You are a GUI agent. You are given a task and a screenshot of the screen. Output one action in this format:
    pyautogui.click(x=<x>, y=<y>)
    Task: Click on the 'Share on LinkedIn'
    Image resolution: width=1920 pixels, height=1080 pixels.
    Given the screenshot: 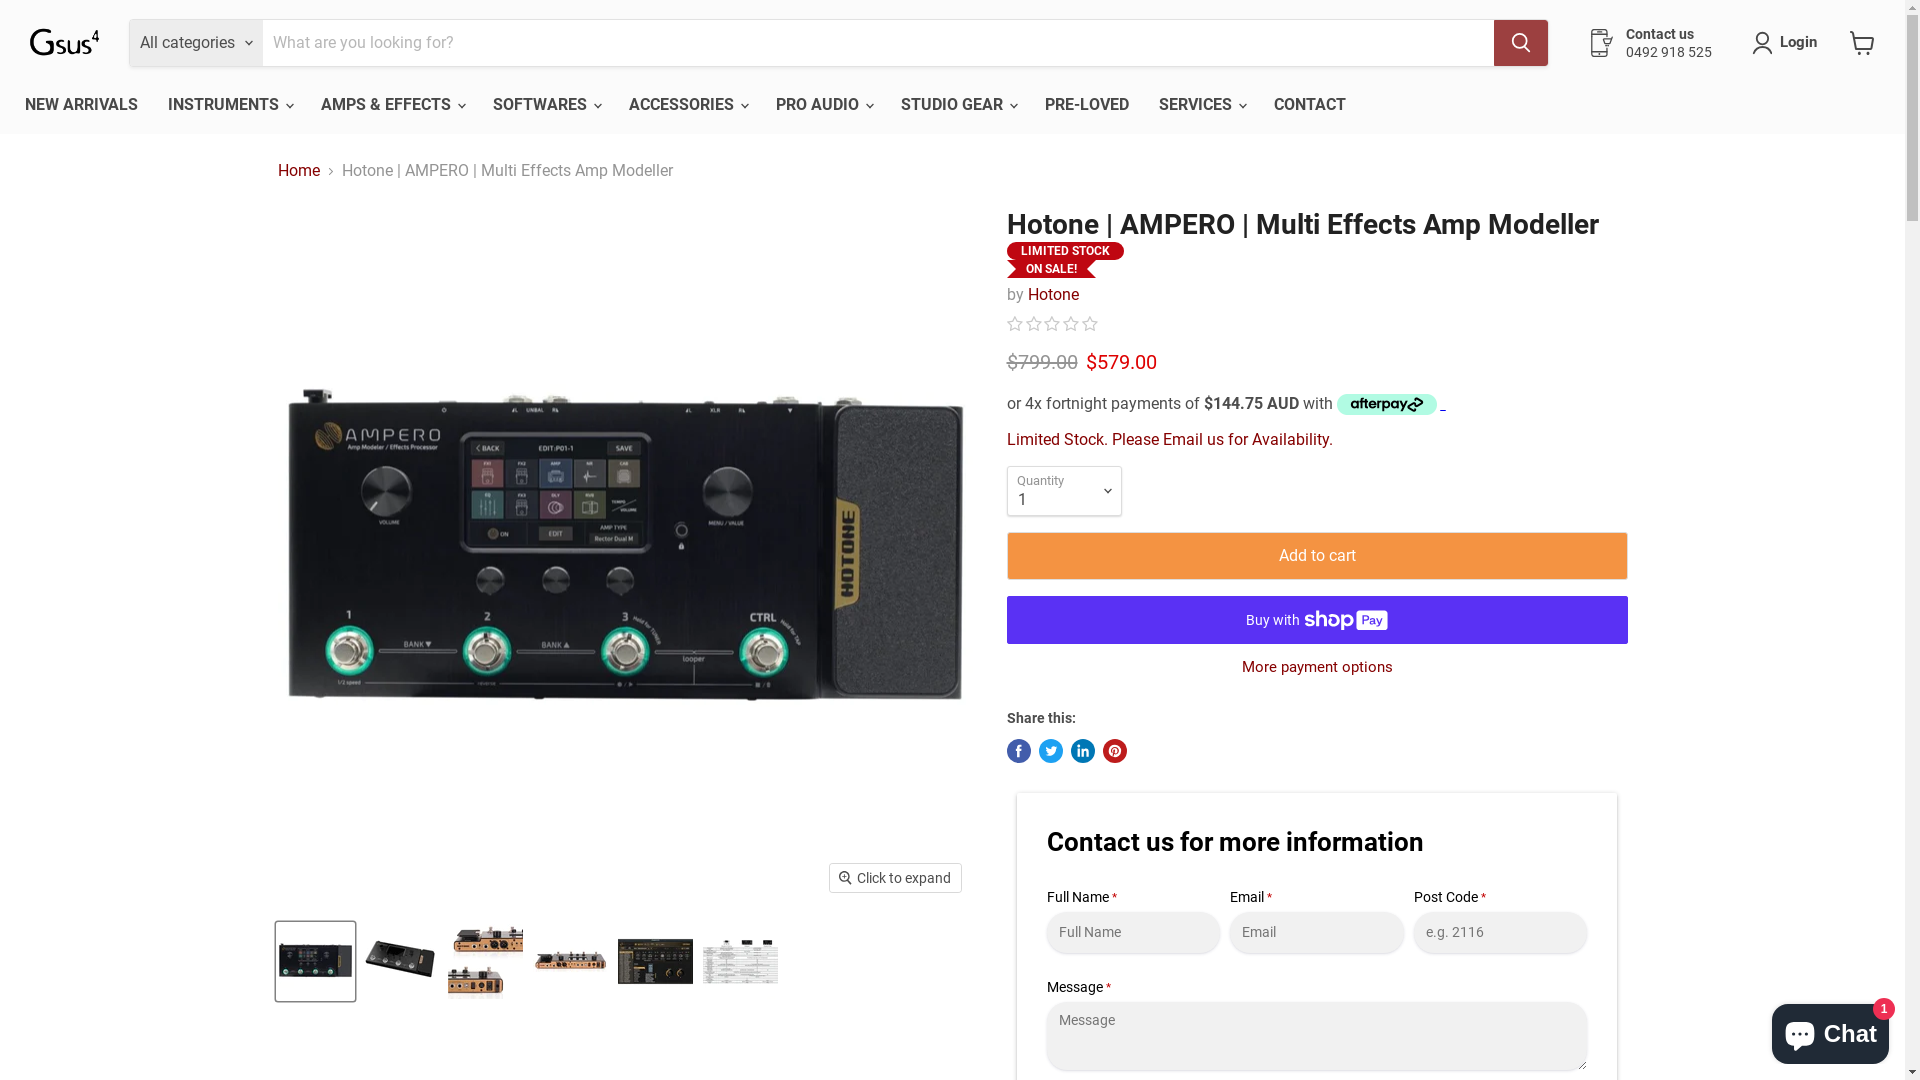 What is the action you would take?
    pyautogui.click(x=1080, y=751)
    